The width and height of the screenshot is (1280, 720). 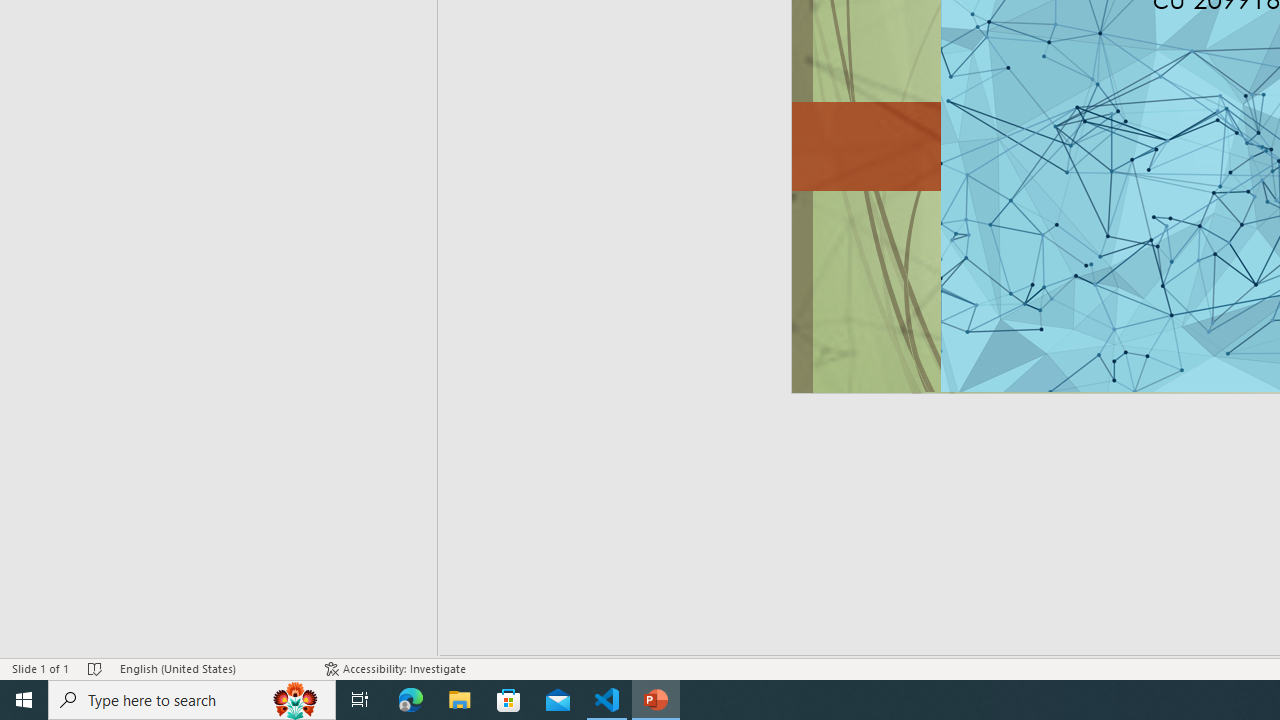 What do you see at coordinates (359, 698) in the screenshot?
I see `'Task View'` at bounding box center [359, 698].